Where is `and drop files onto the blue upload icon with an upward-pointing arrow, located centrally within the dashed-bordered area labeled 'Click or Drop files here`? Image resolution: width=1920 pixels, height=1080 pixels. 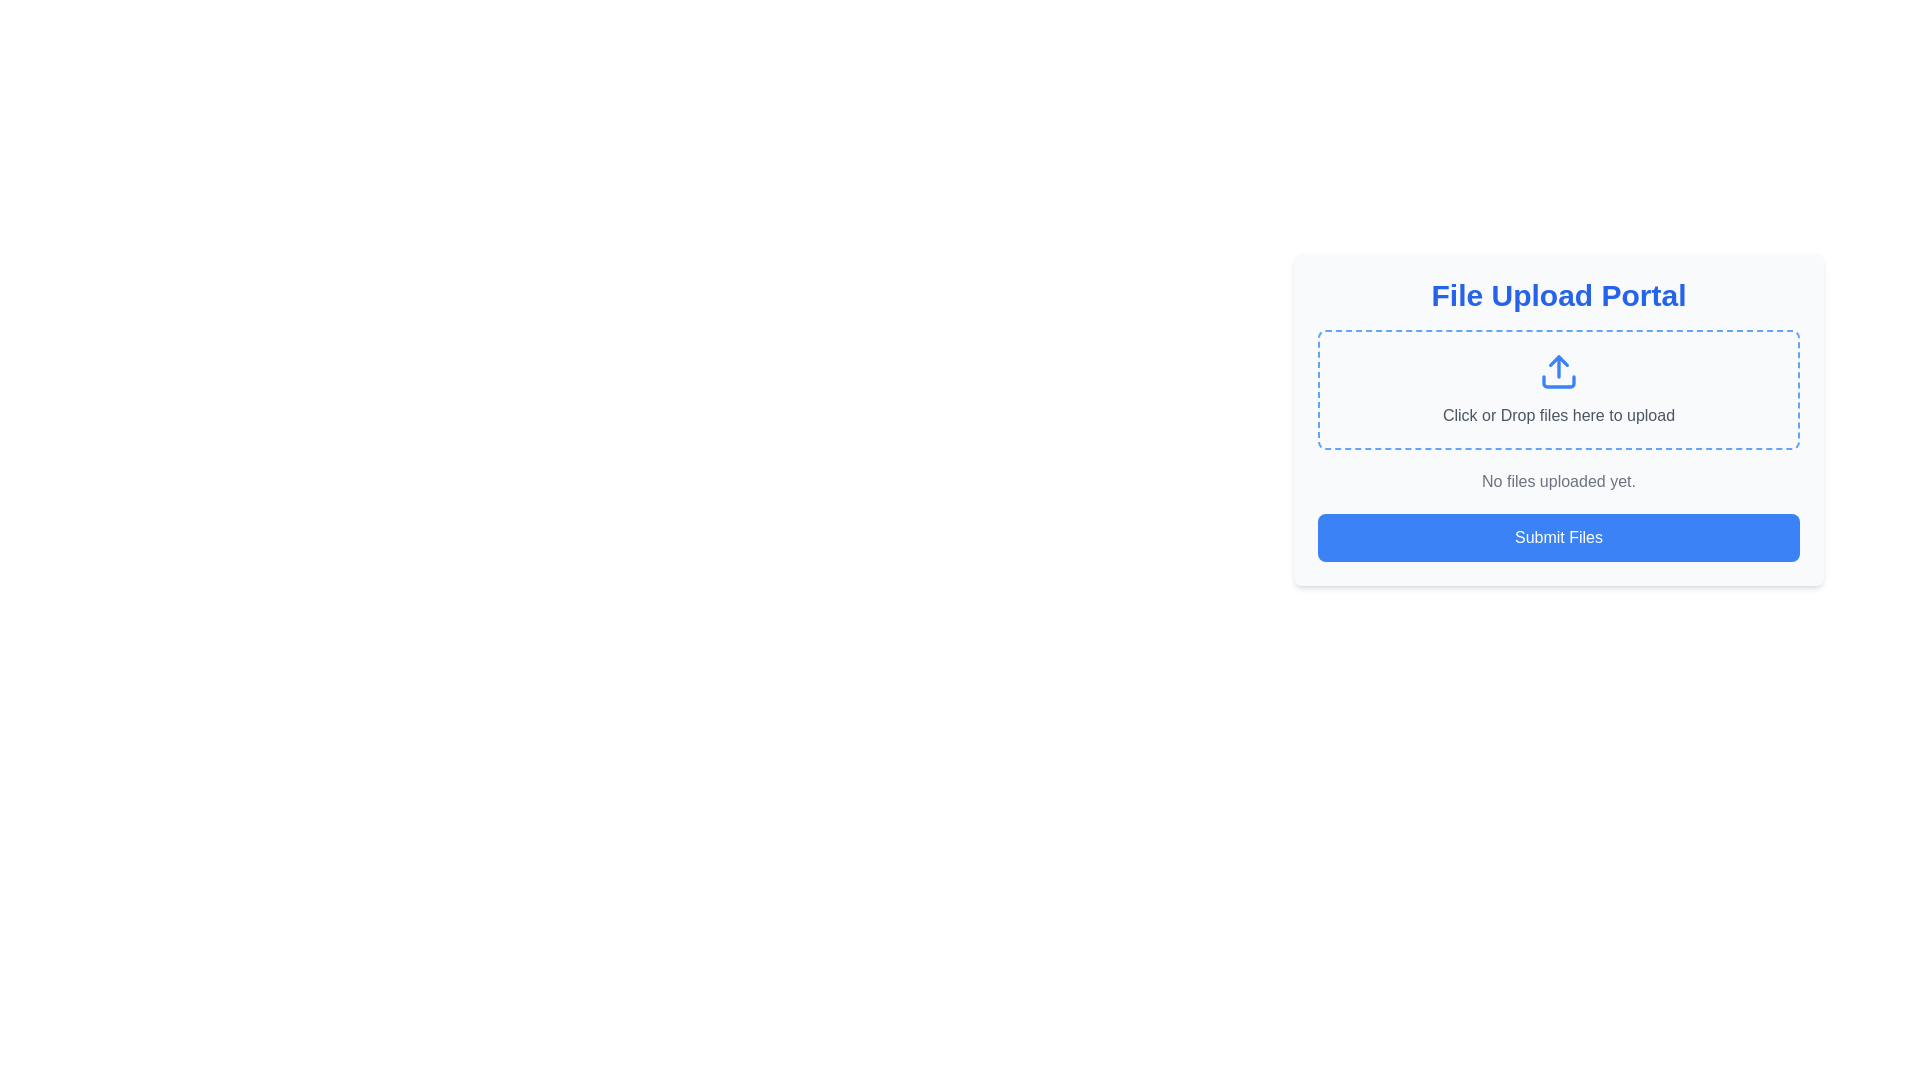
and drop files onto the blue upload icon with an upward-pointing arrow, located centrally within the dashed-bordered area labeled 'Click or Drop files here is located at coordinates (1558, 371).